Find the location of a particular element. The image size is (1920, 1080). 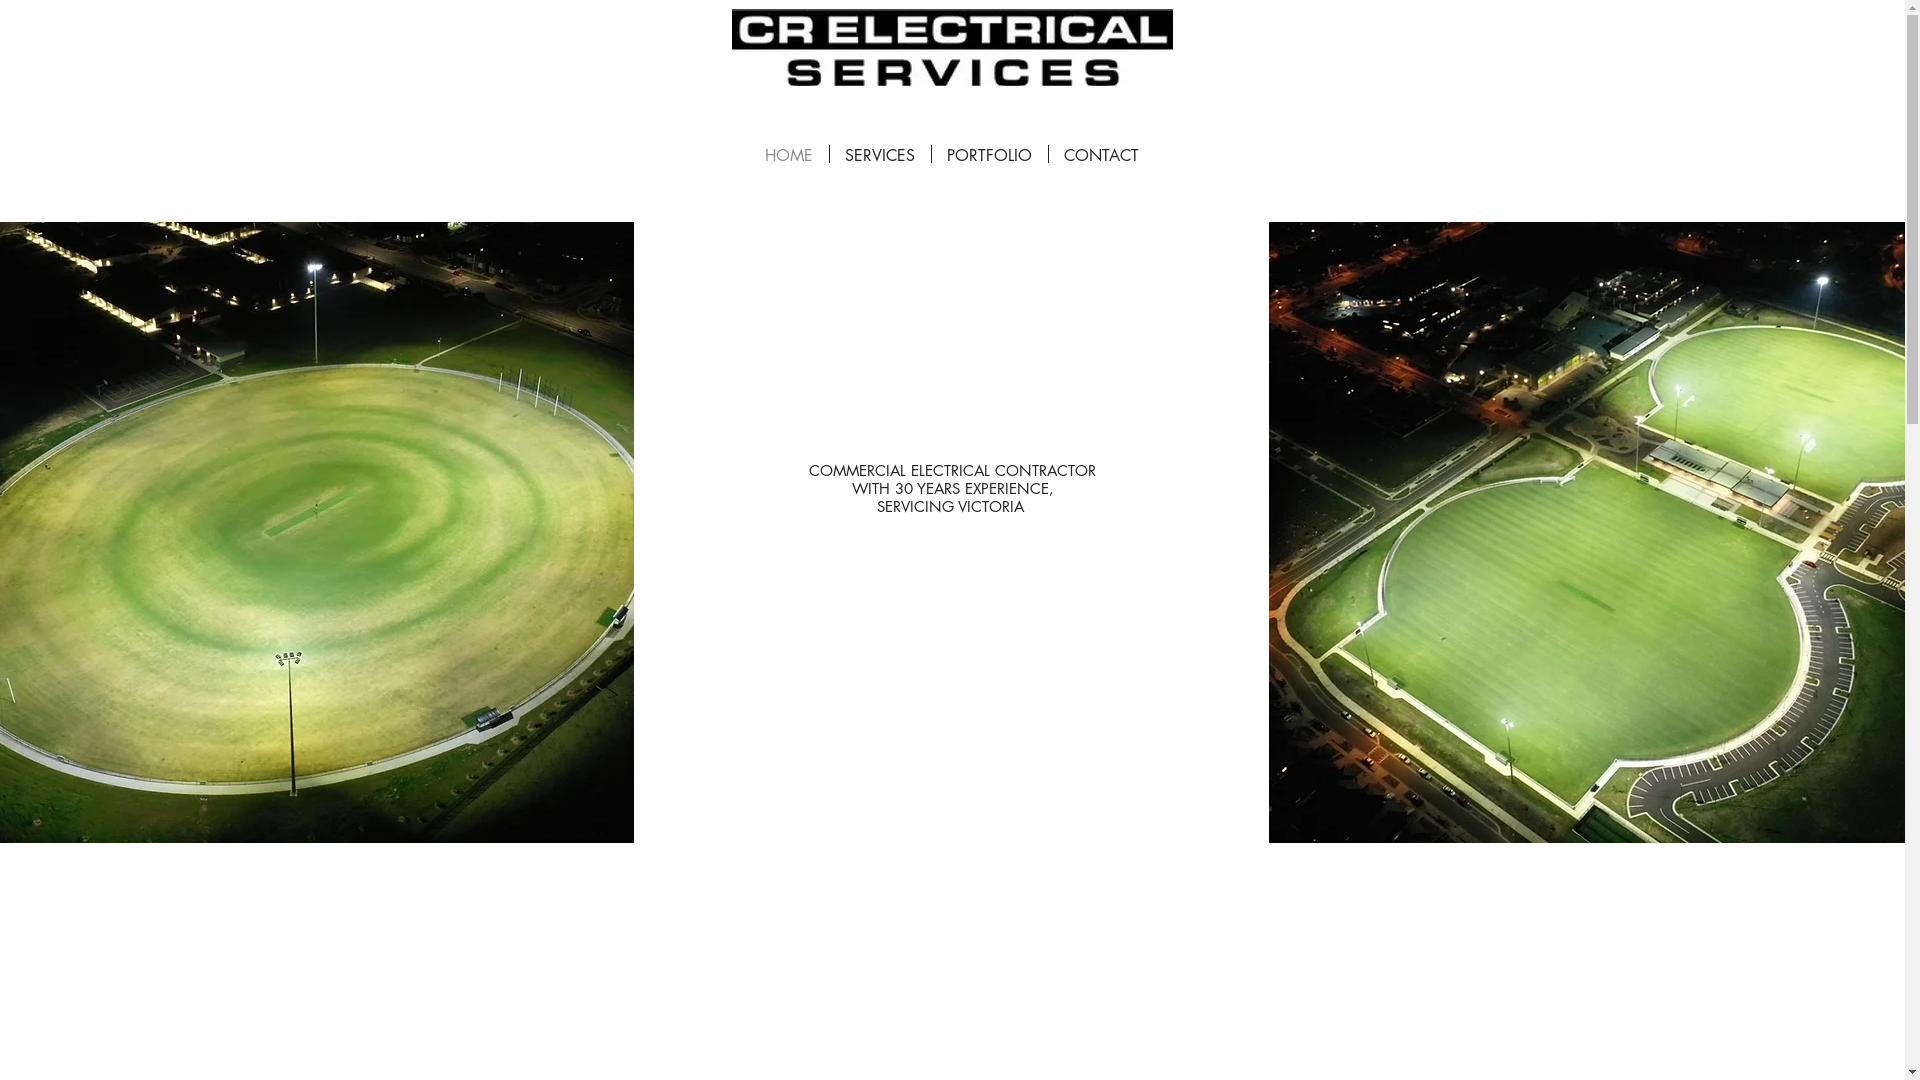

'SERVICES' is located at coordinates (880, 153).